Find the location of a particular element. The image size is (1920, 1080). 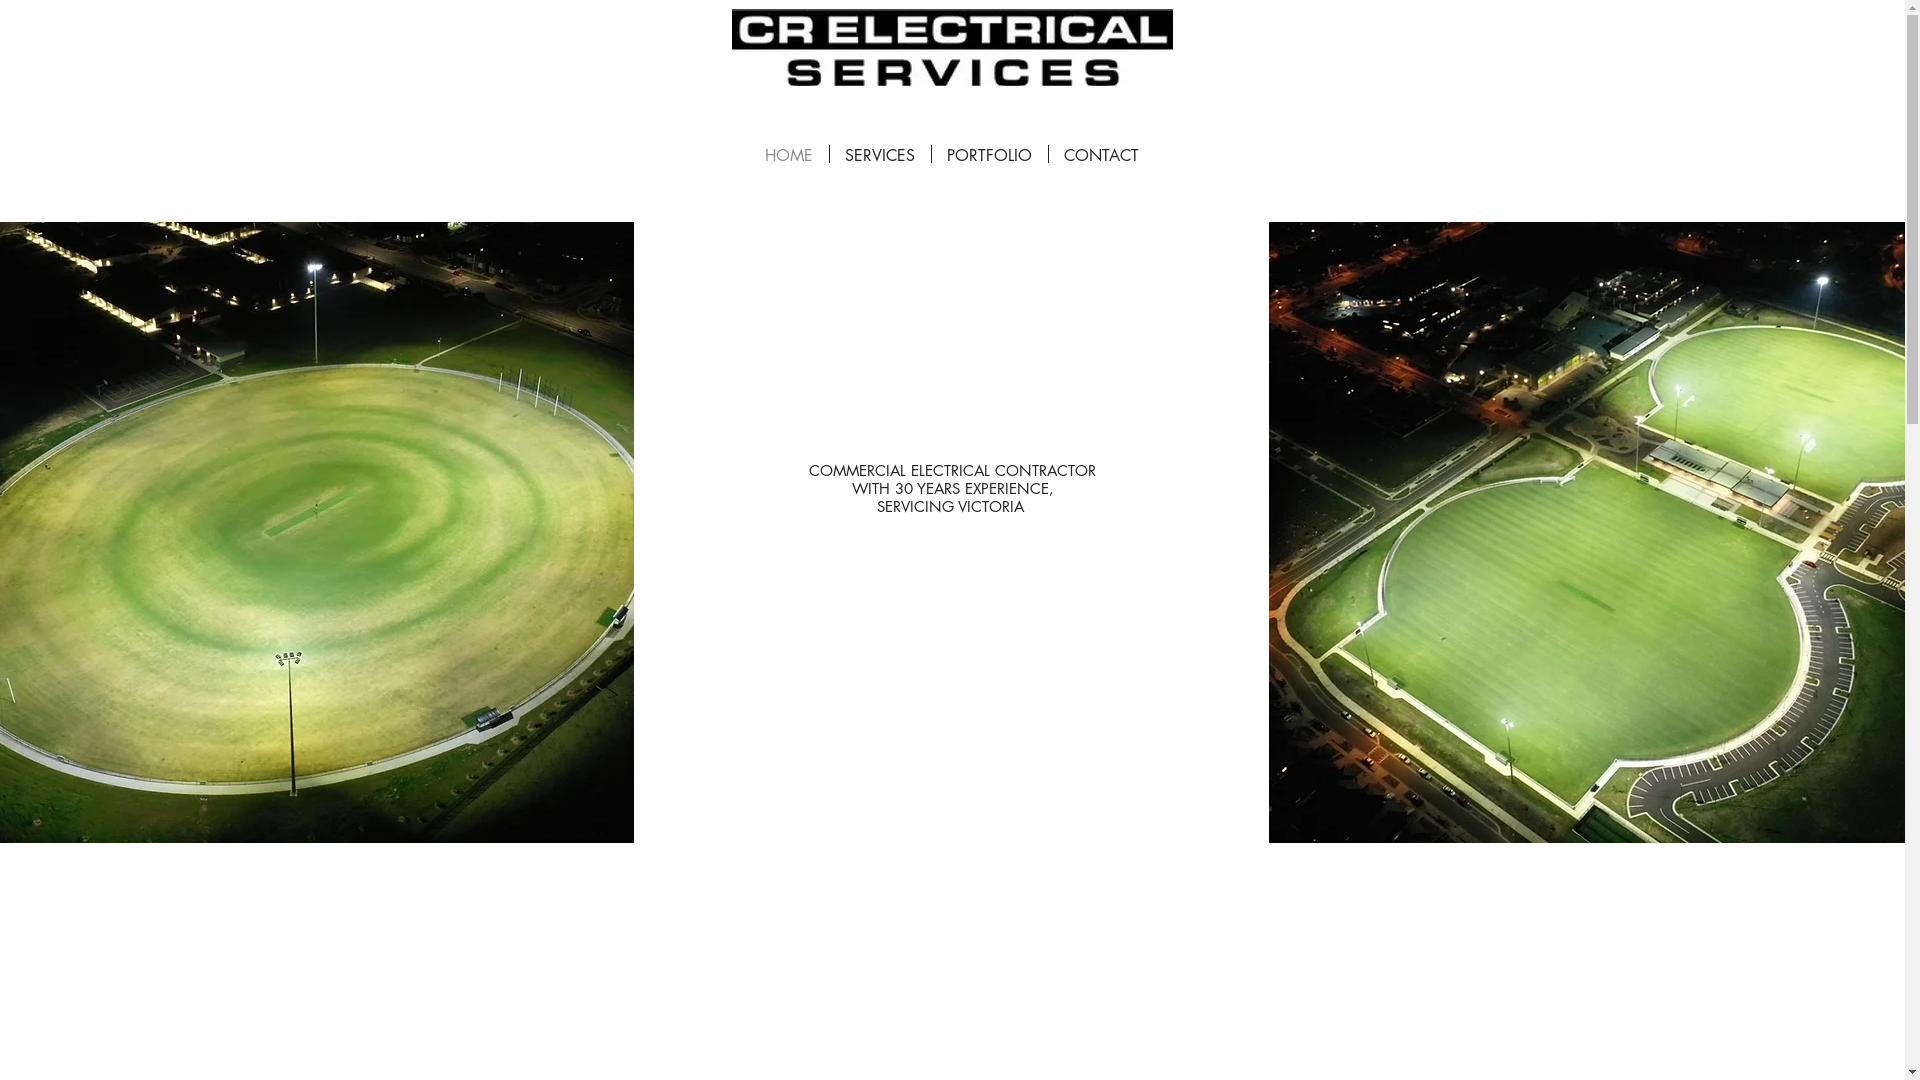

'SERVICES' is located at coordinates (880, 153).